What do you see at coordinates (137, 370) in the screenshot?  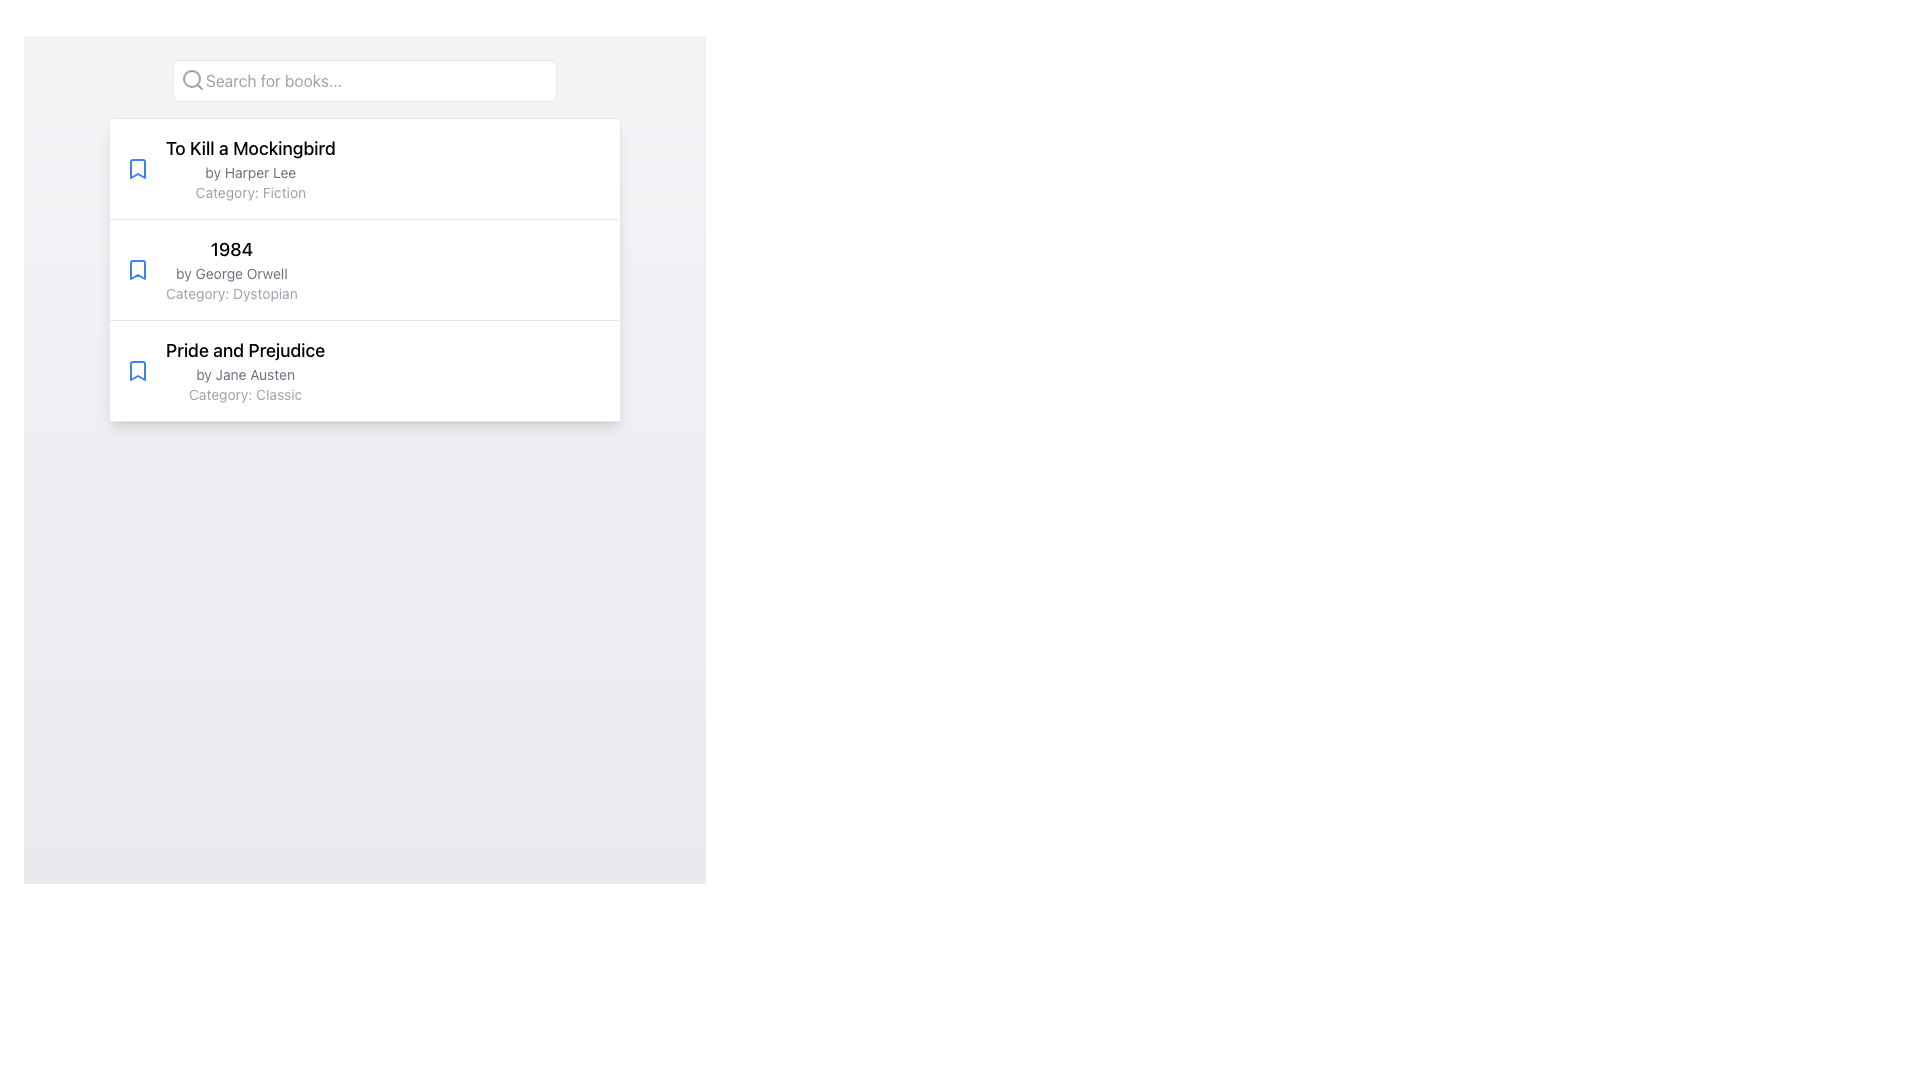 I see `the blue outlined bookmark icon` at bounding box center [137, 370].